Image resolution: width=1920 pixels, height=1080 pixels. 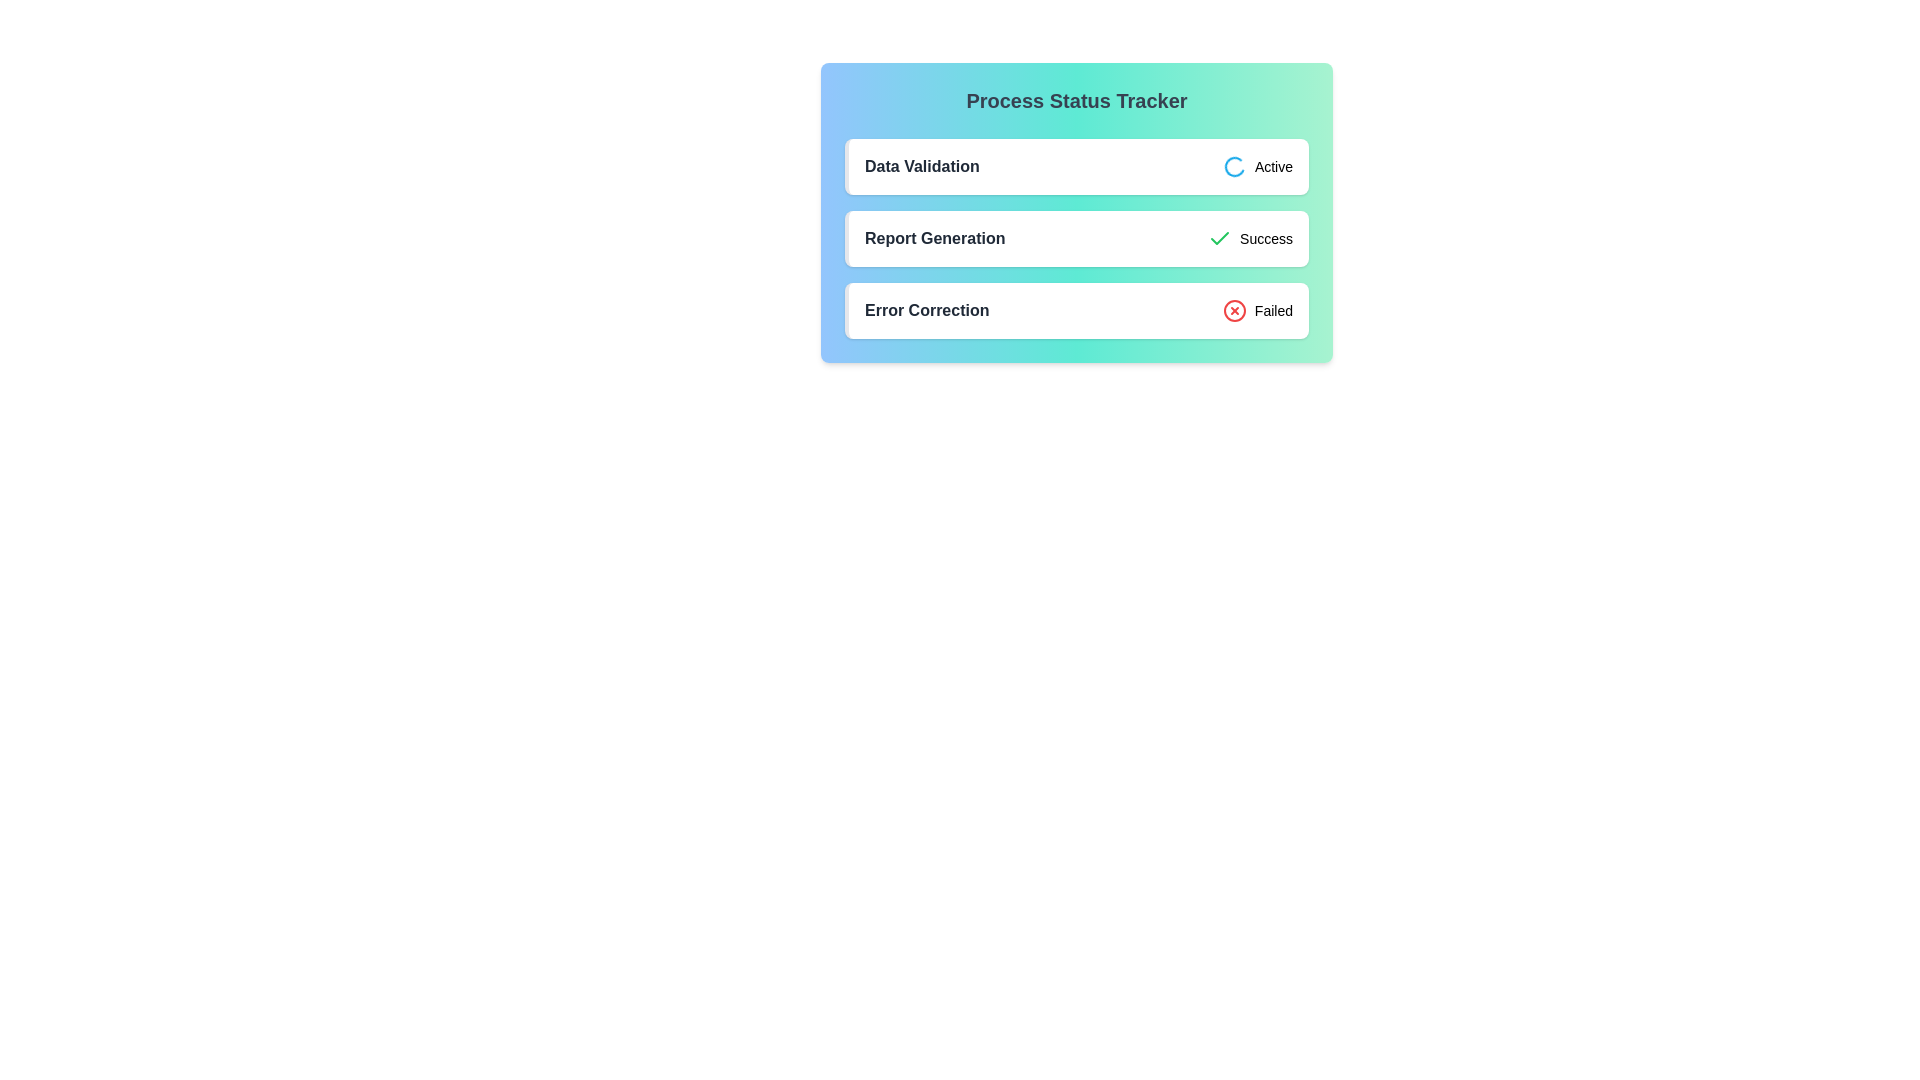 What do you see at coordinates (1256, 165) in the screenshot?
I see `the progress visually of the 'Active' status indicator, which consists of a blue spinning circular icon followed by the text 'Active' in bold black font, located in the 'Data Validation' section of the interface` at bounding box center [1256, 165].